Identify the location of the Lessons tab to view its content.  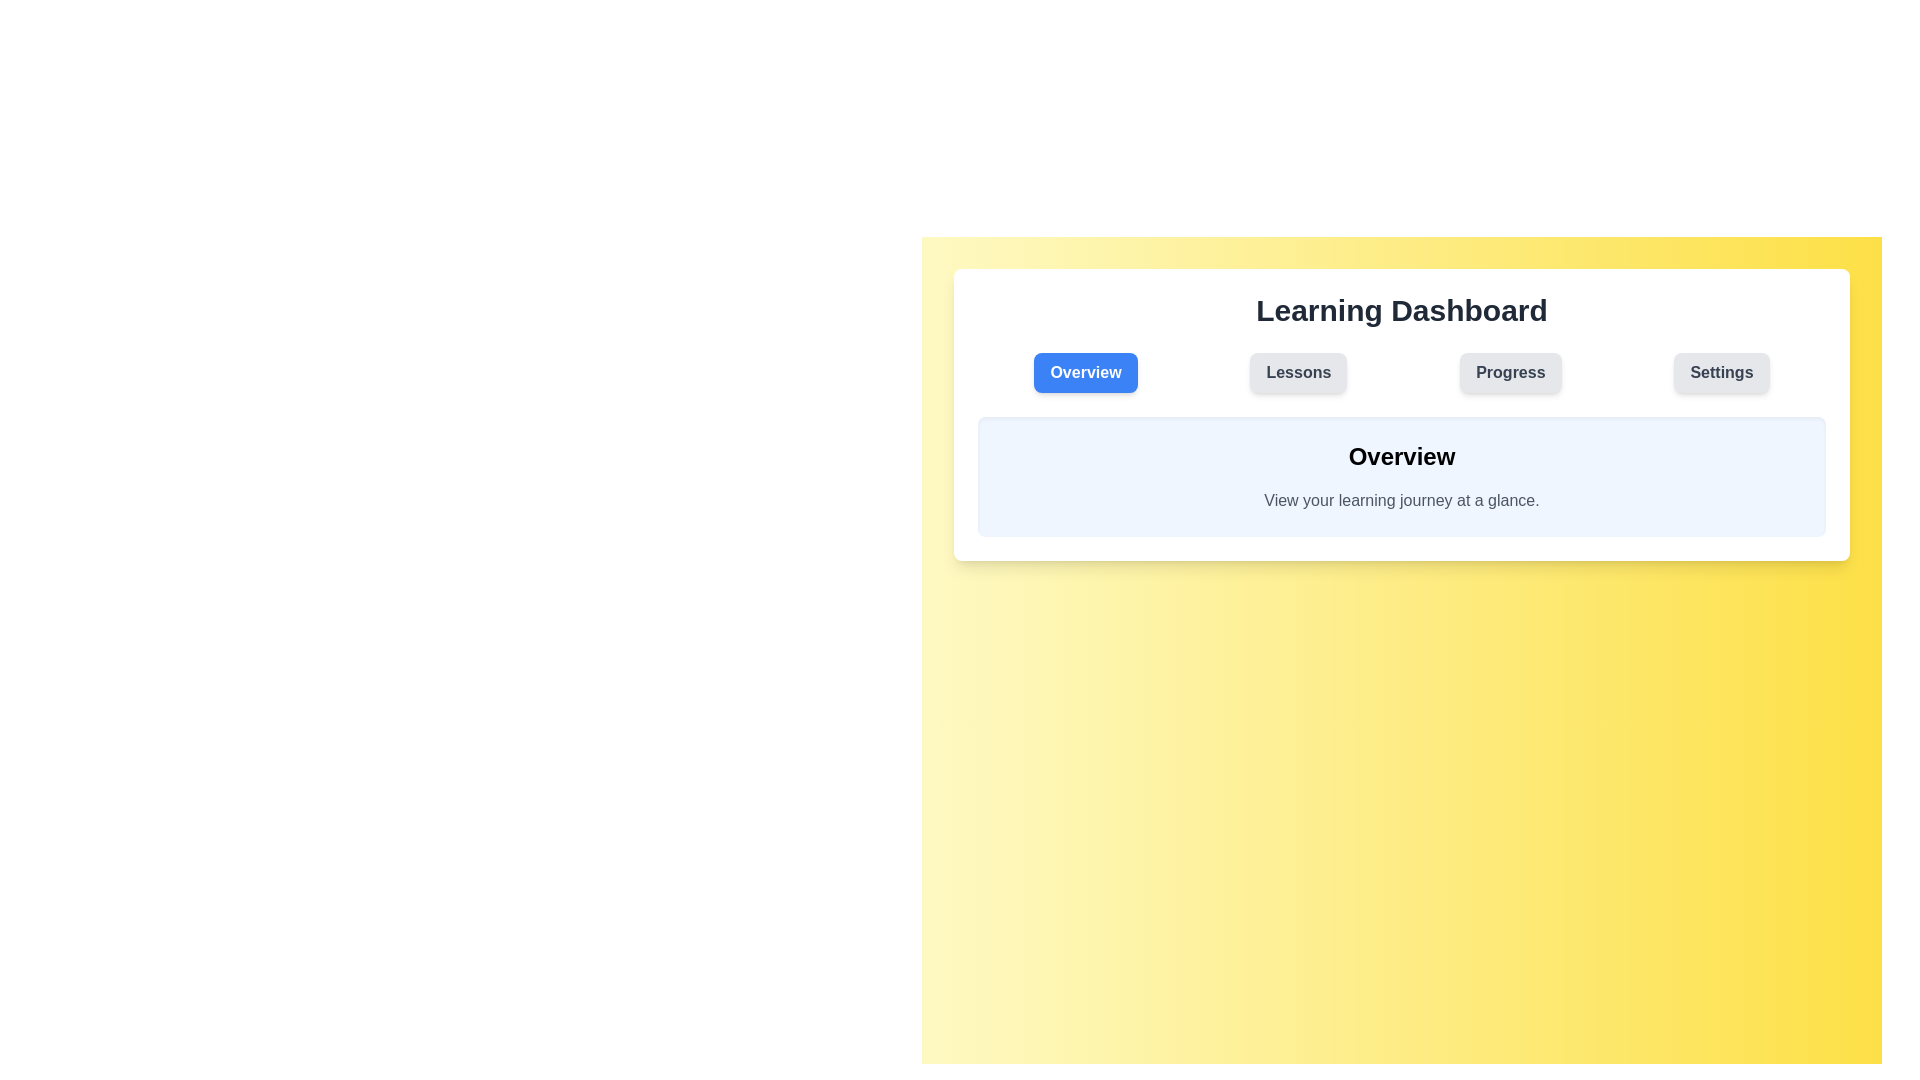
(1298, 373).